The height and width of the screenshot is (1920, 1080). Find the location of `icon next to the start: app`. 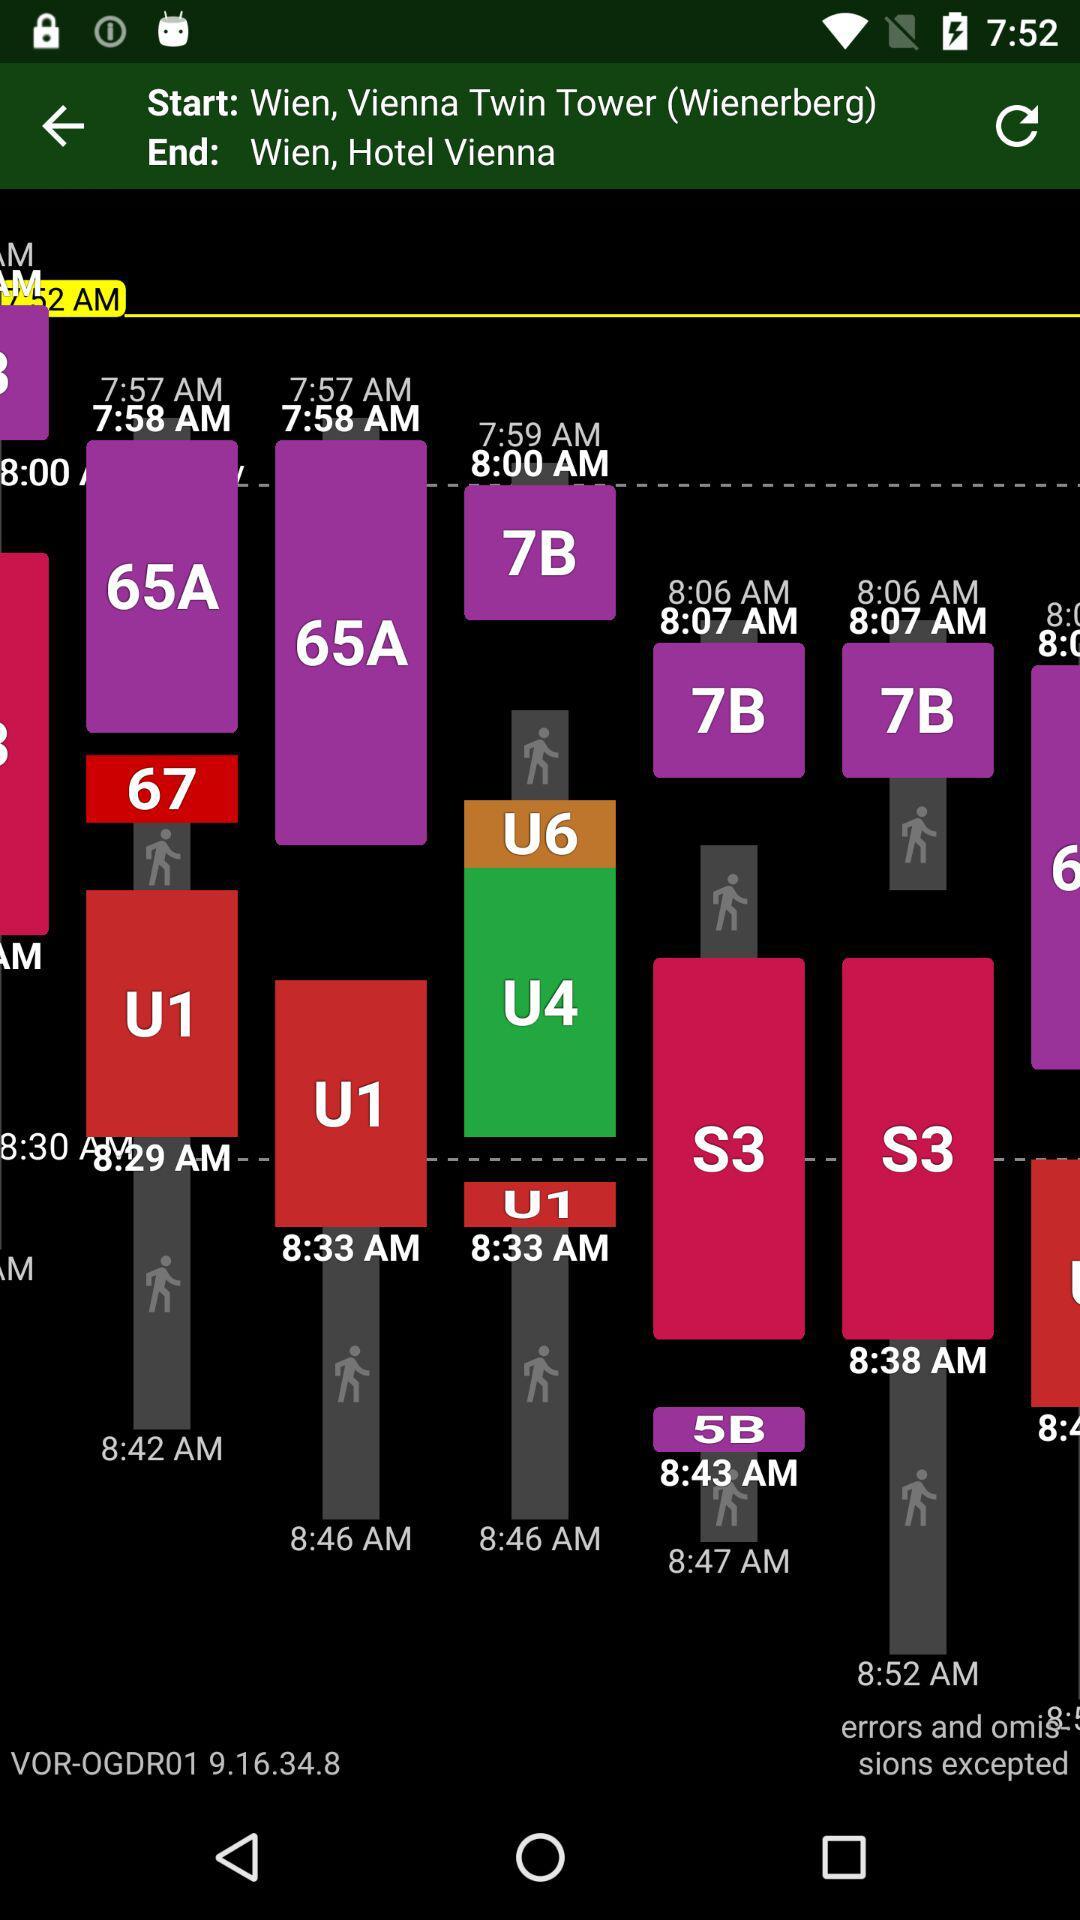

icon next to the start: app is located at coordinates (61, 124).